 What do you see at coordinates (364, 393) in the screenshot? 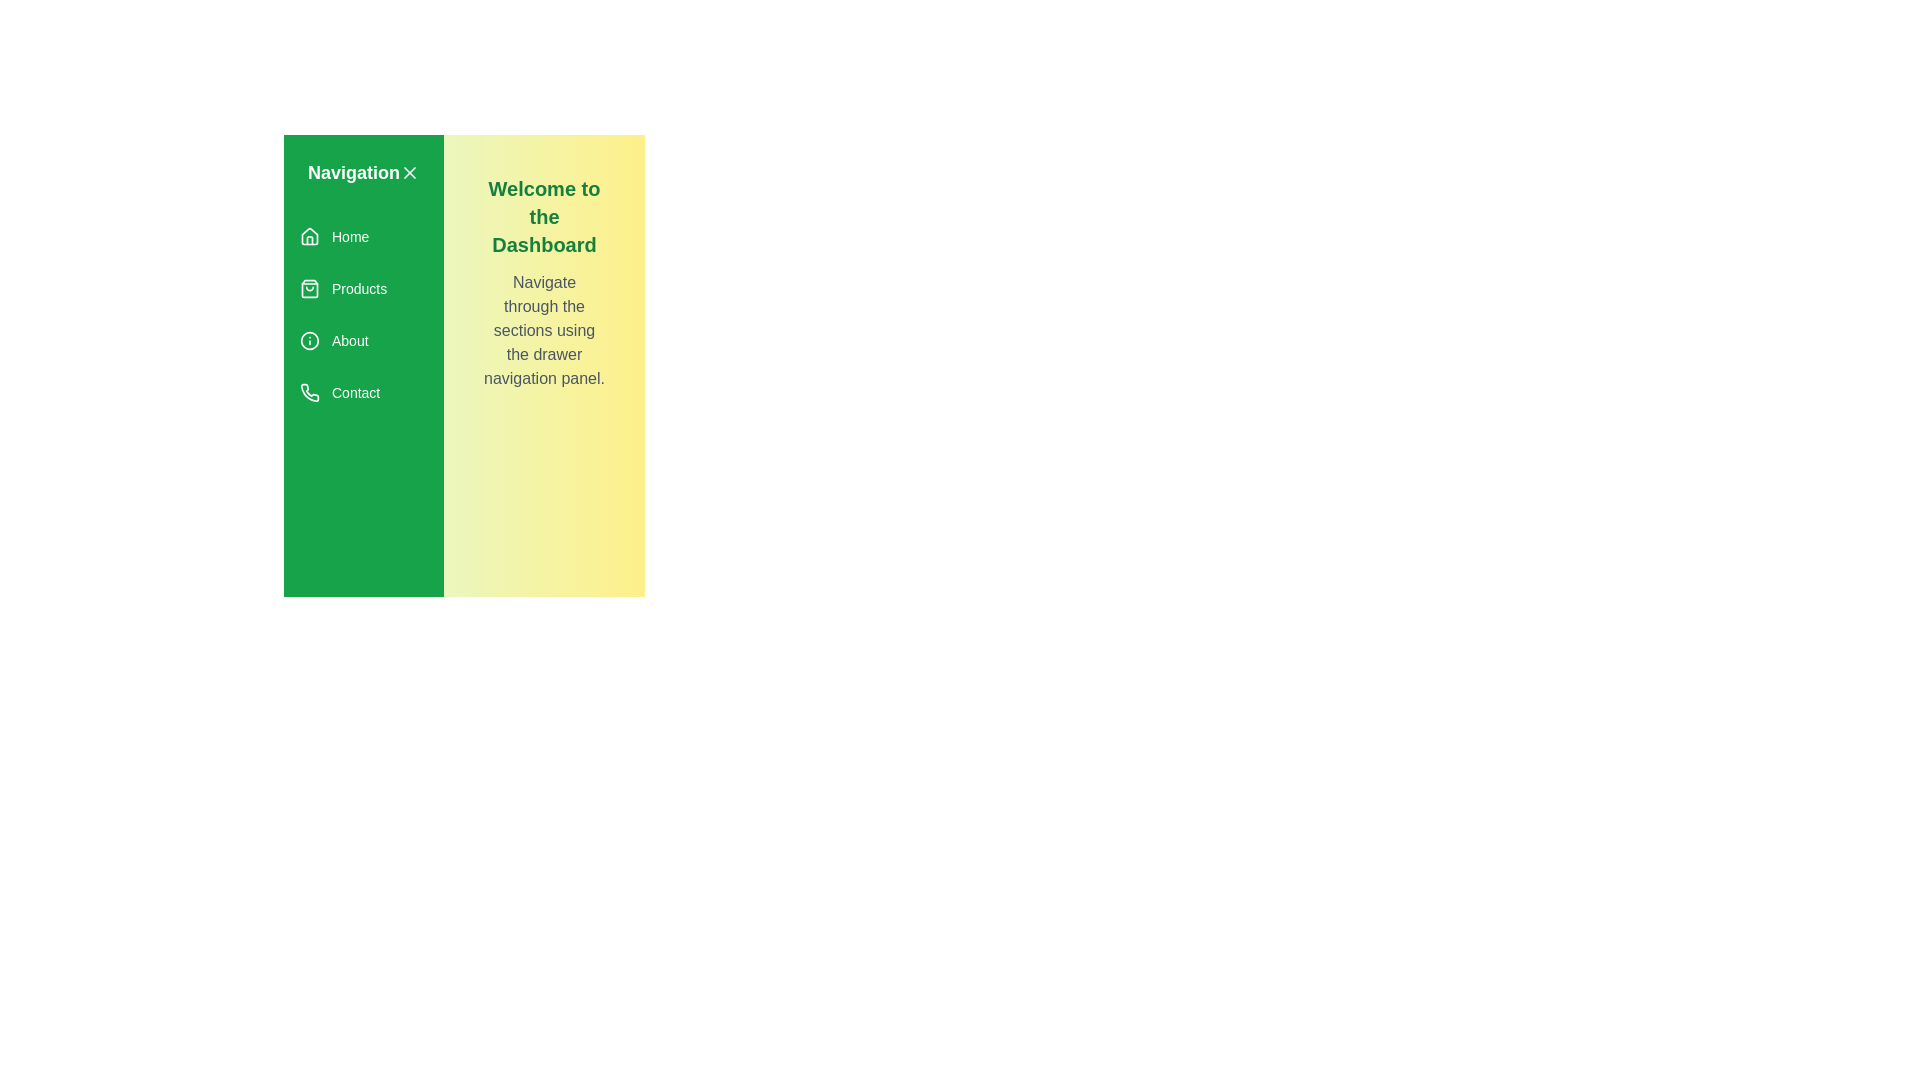
I see `the menu item Contact to observe its hover effect` at bounding box center [364, 393].